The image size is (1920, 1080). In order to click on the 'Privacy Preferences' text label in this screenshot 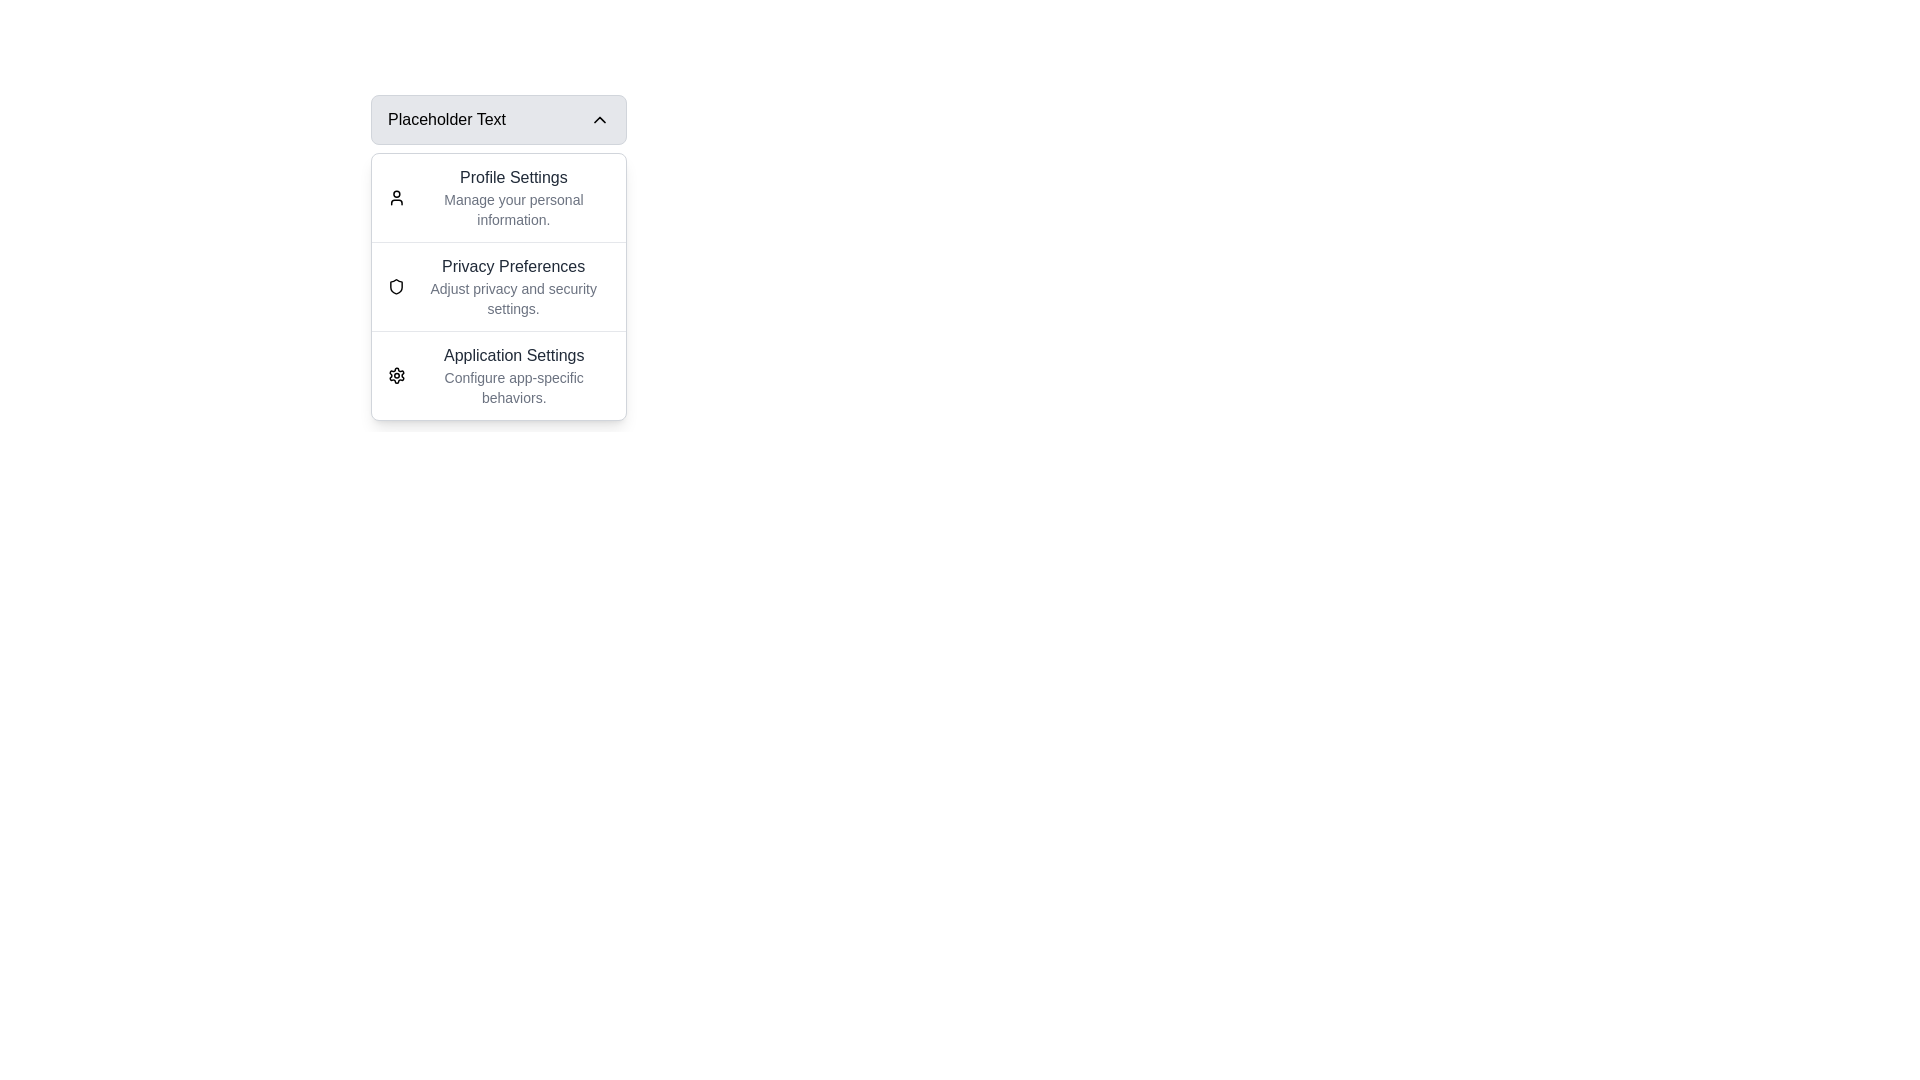, I will do `click(513, 286)`.